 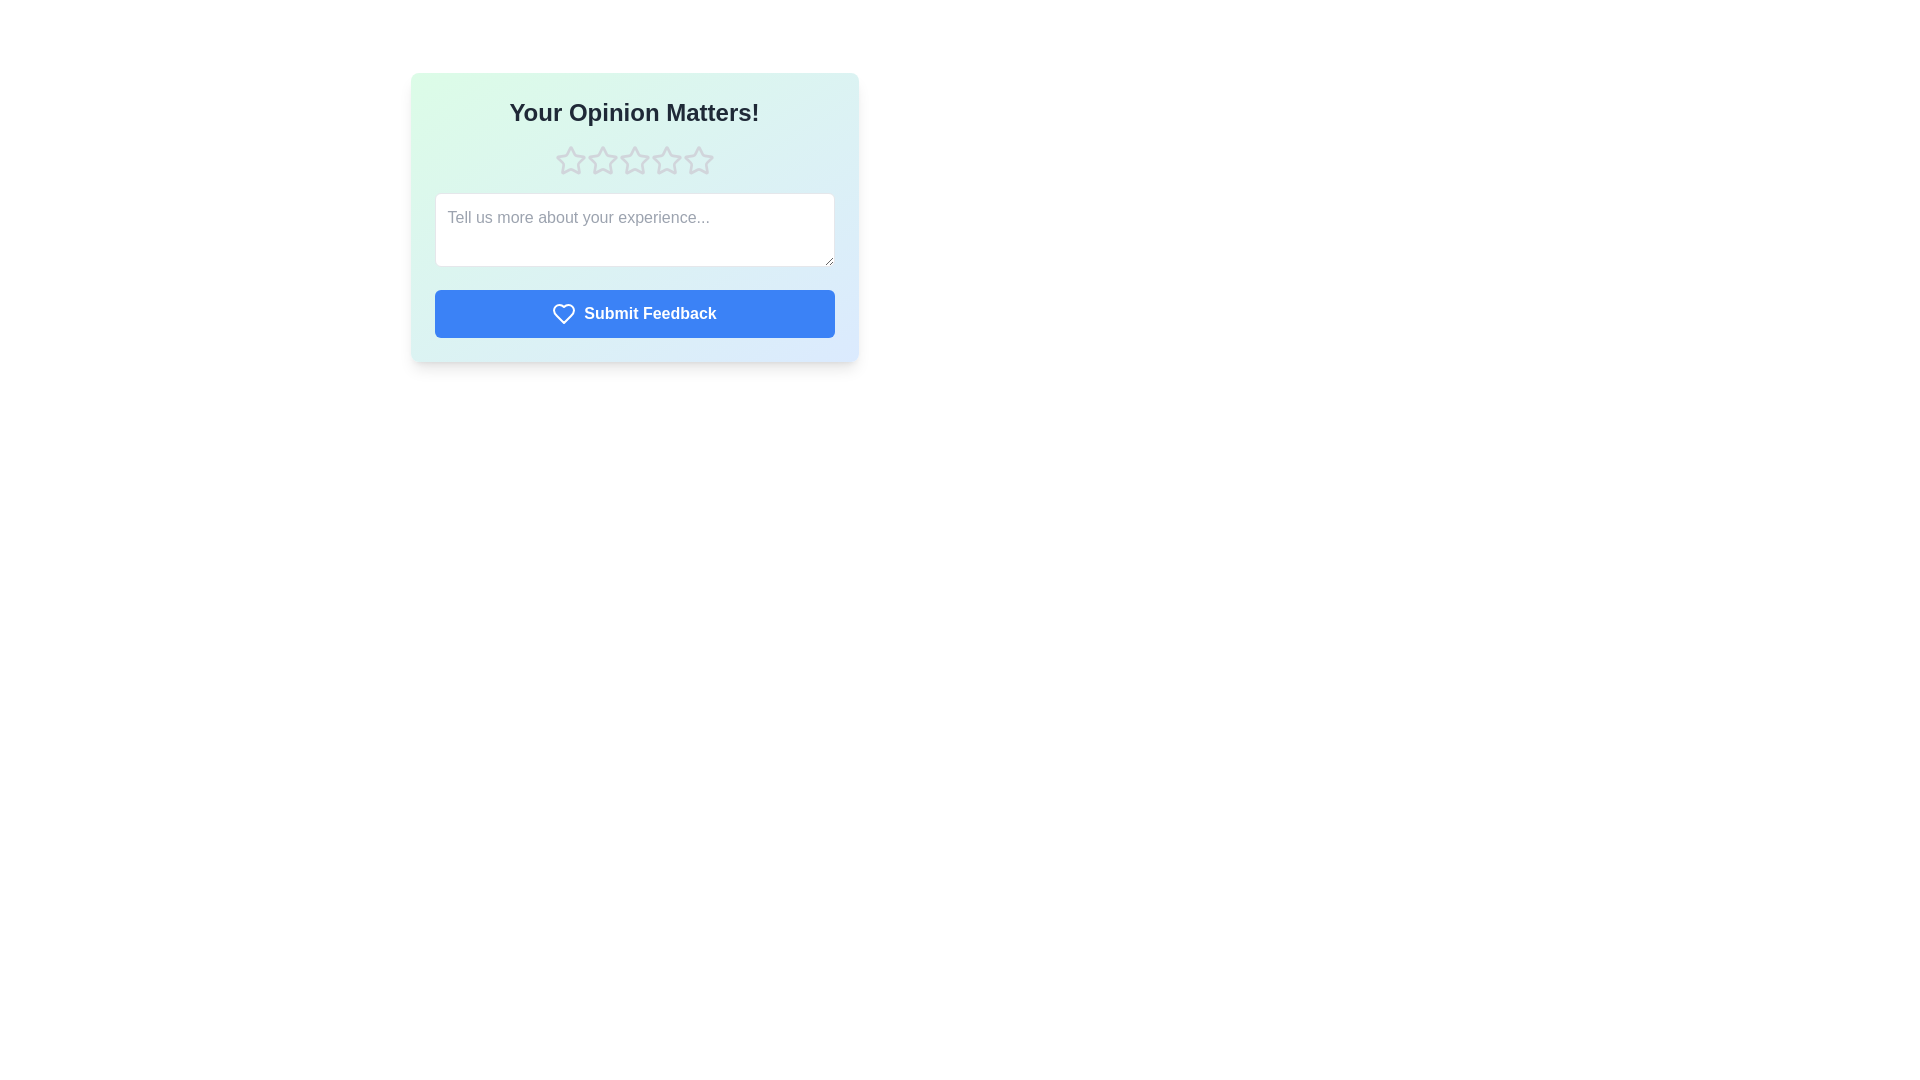 I want to click on the 'Submit Feedback' button which contains the decorative heart icon, enhancing its visual appeal, so click(x=563, y=313).